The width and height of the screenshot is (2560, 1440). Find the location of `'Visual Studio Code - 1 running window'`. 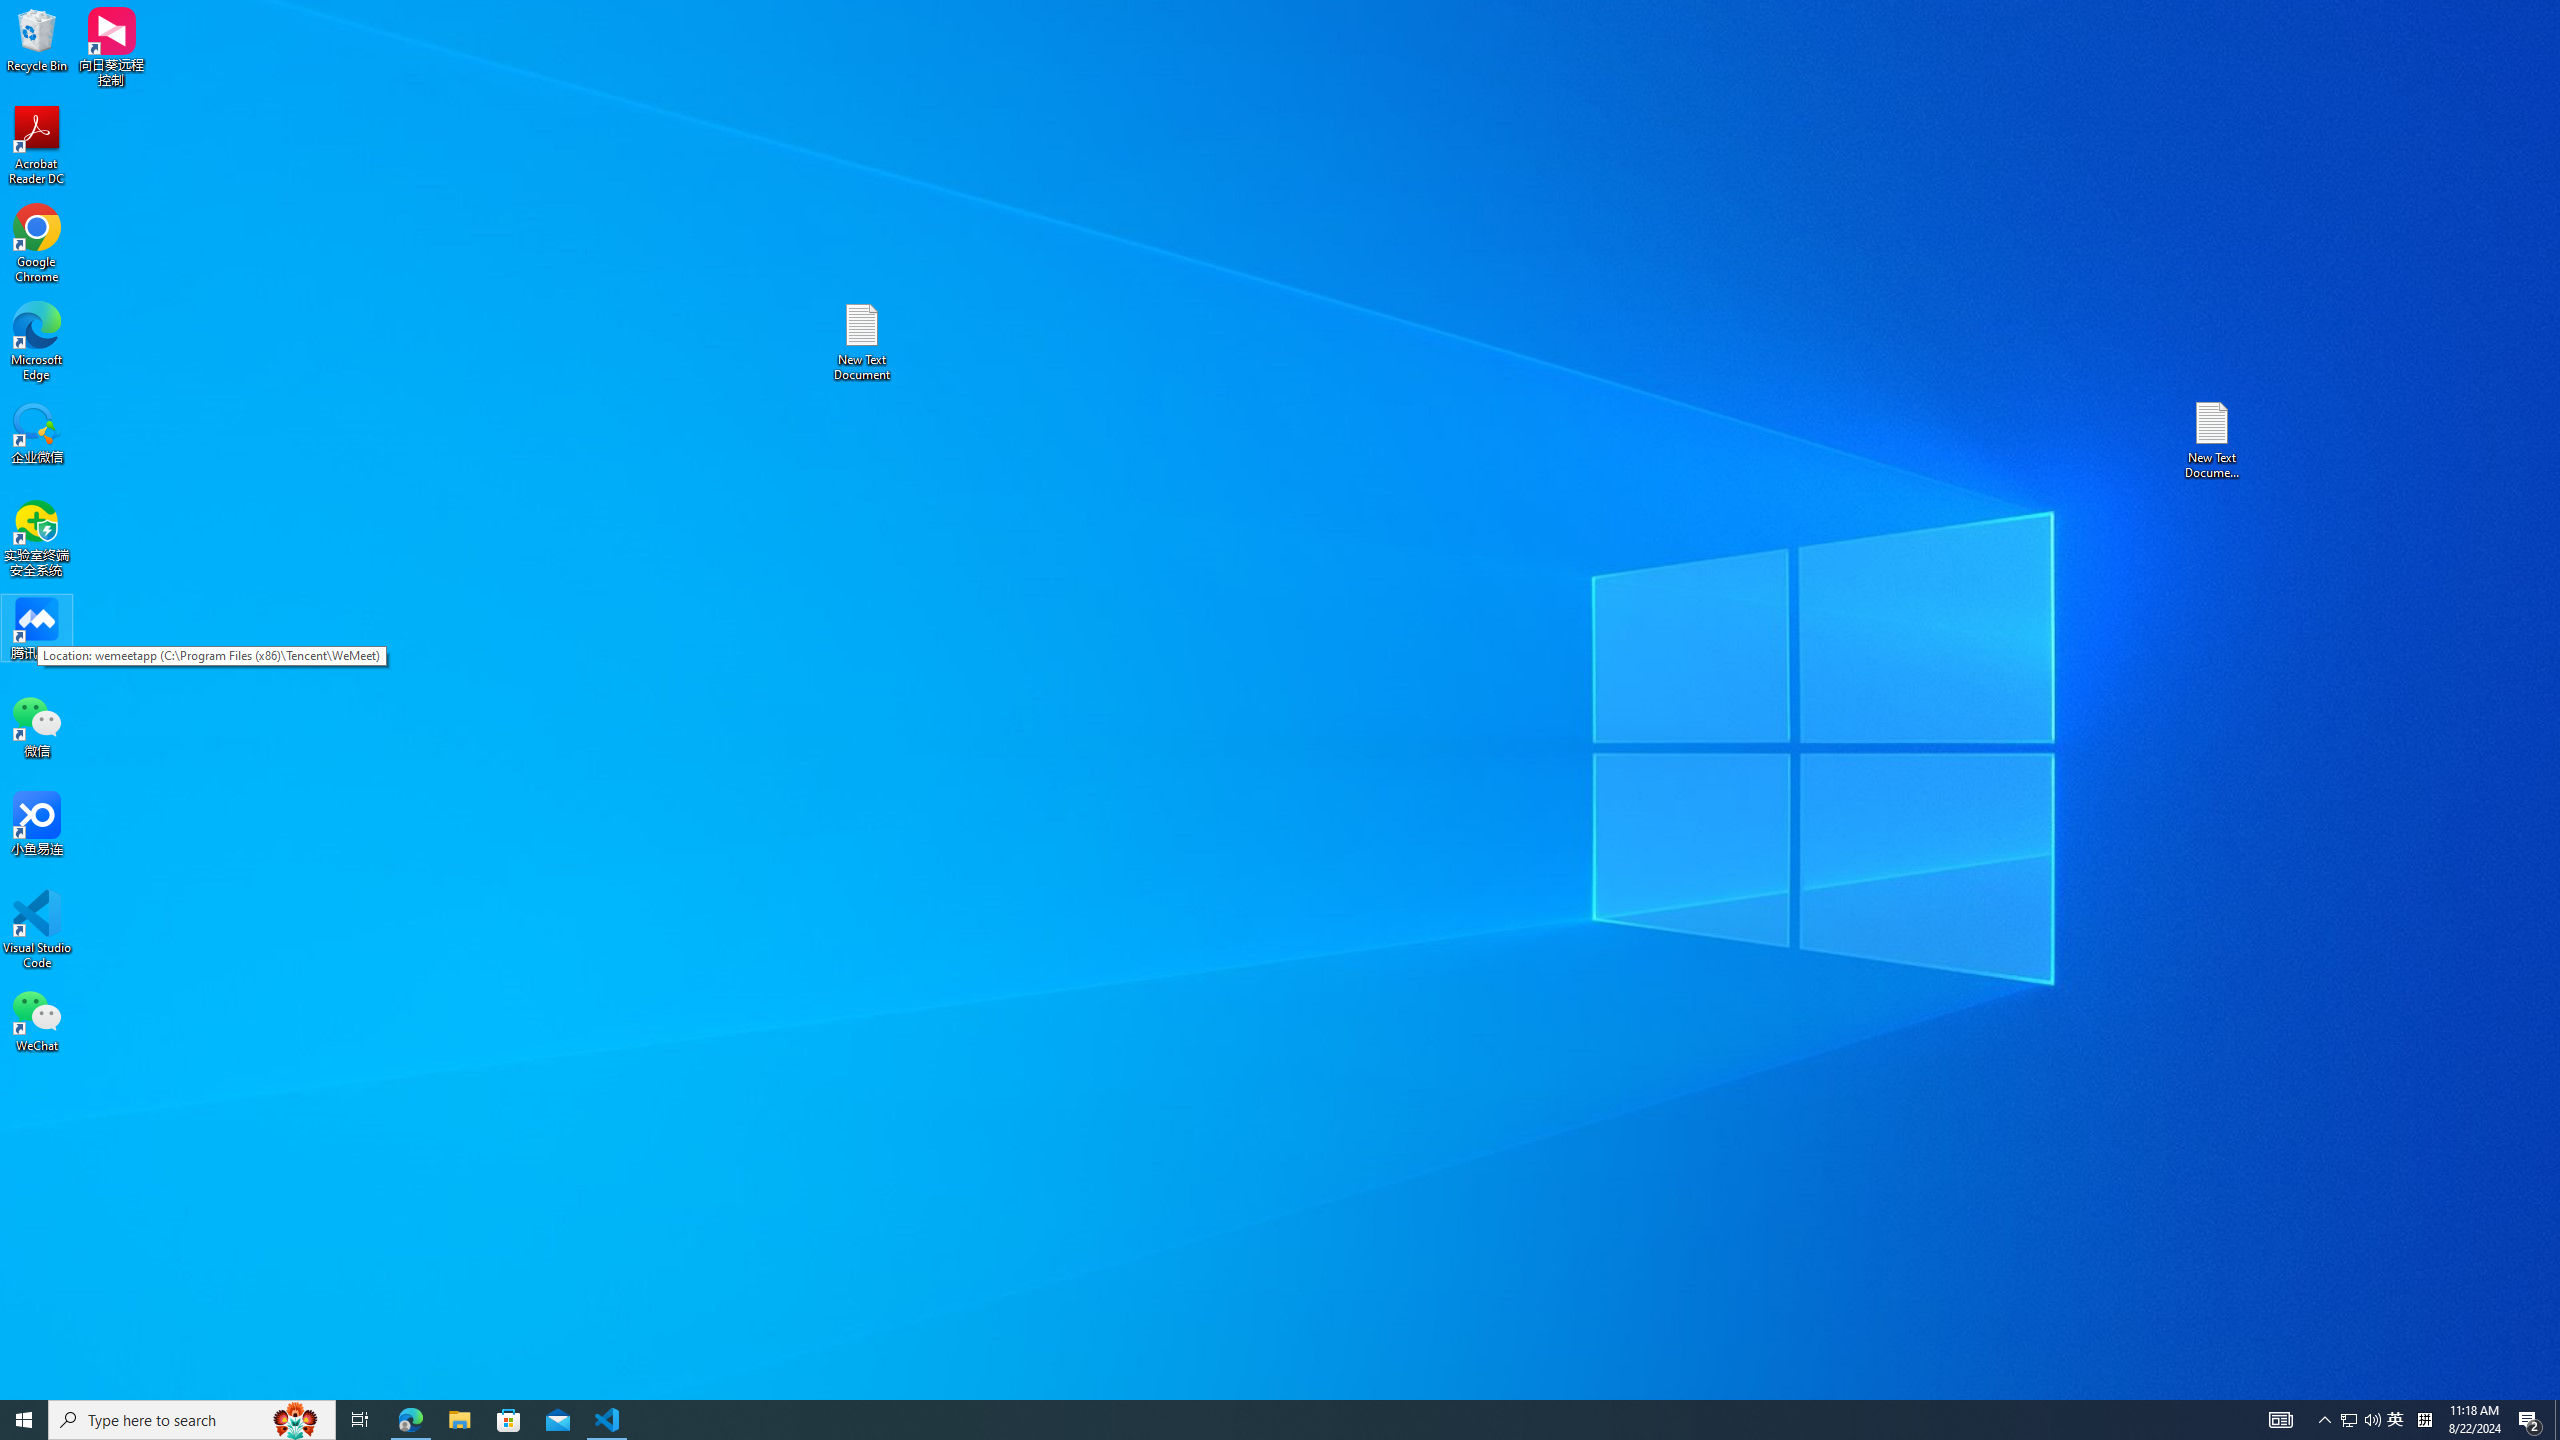

'Visual Studio Code - 1 running window' is located at coordinates (607, 1418).